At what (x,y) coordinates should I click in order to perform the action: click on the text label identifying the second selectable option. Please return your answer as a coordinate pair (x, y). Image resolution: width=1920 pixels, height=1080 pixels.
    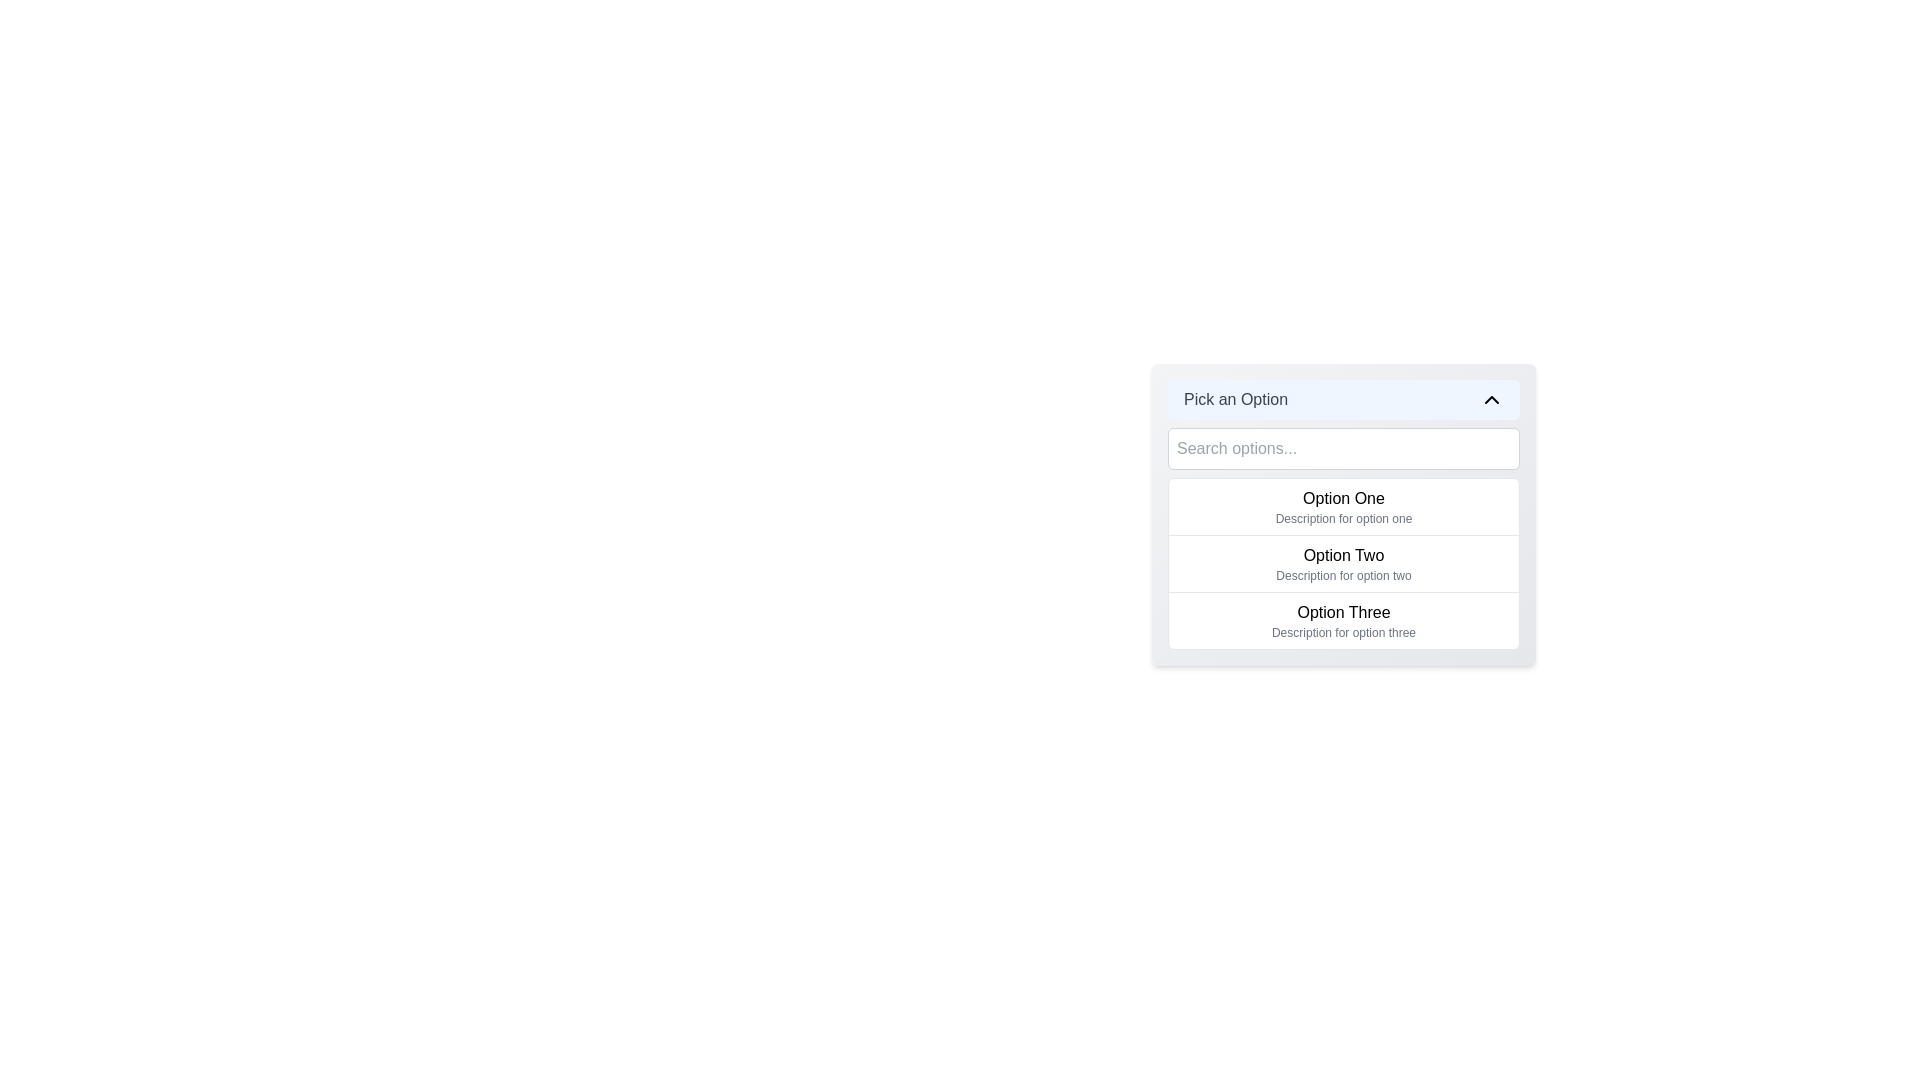
    Looking at the image, I should click on (1344, 555).